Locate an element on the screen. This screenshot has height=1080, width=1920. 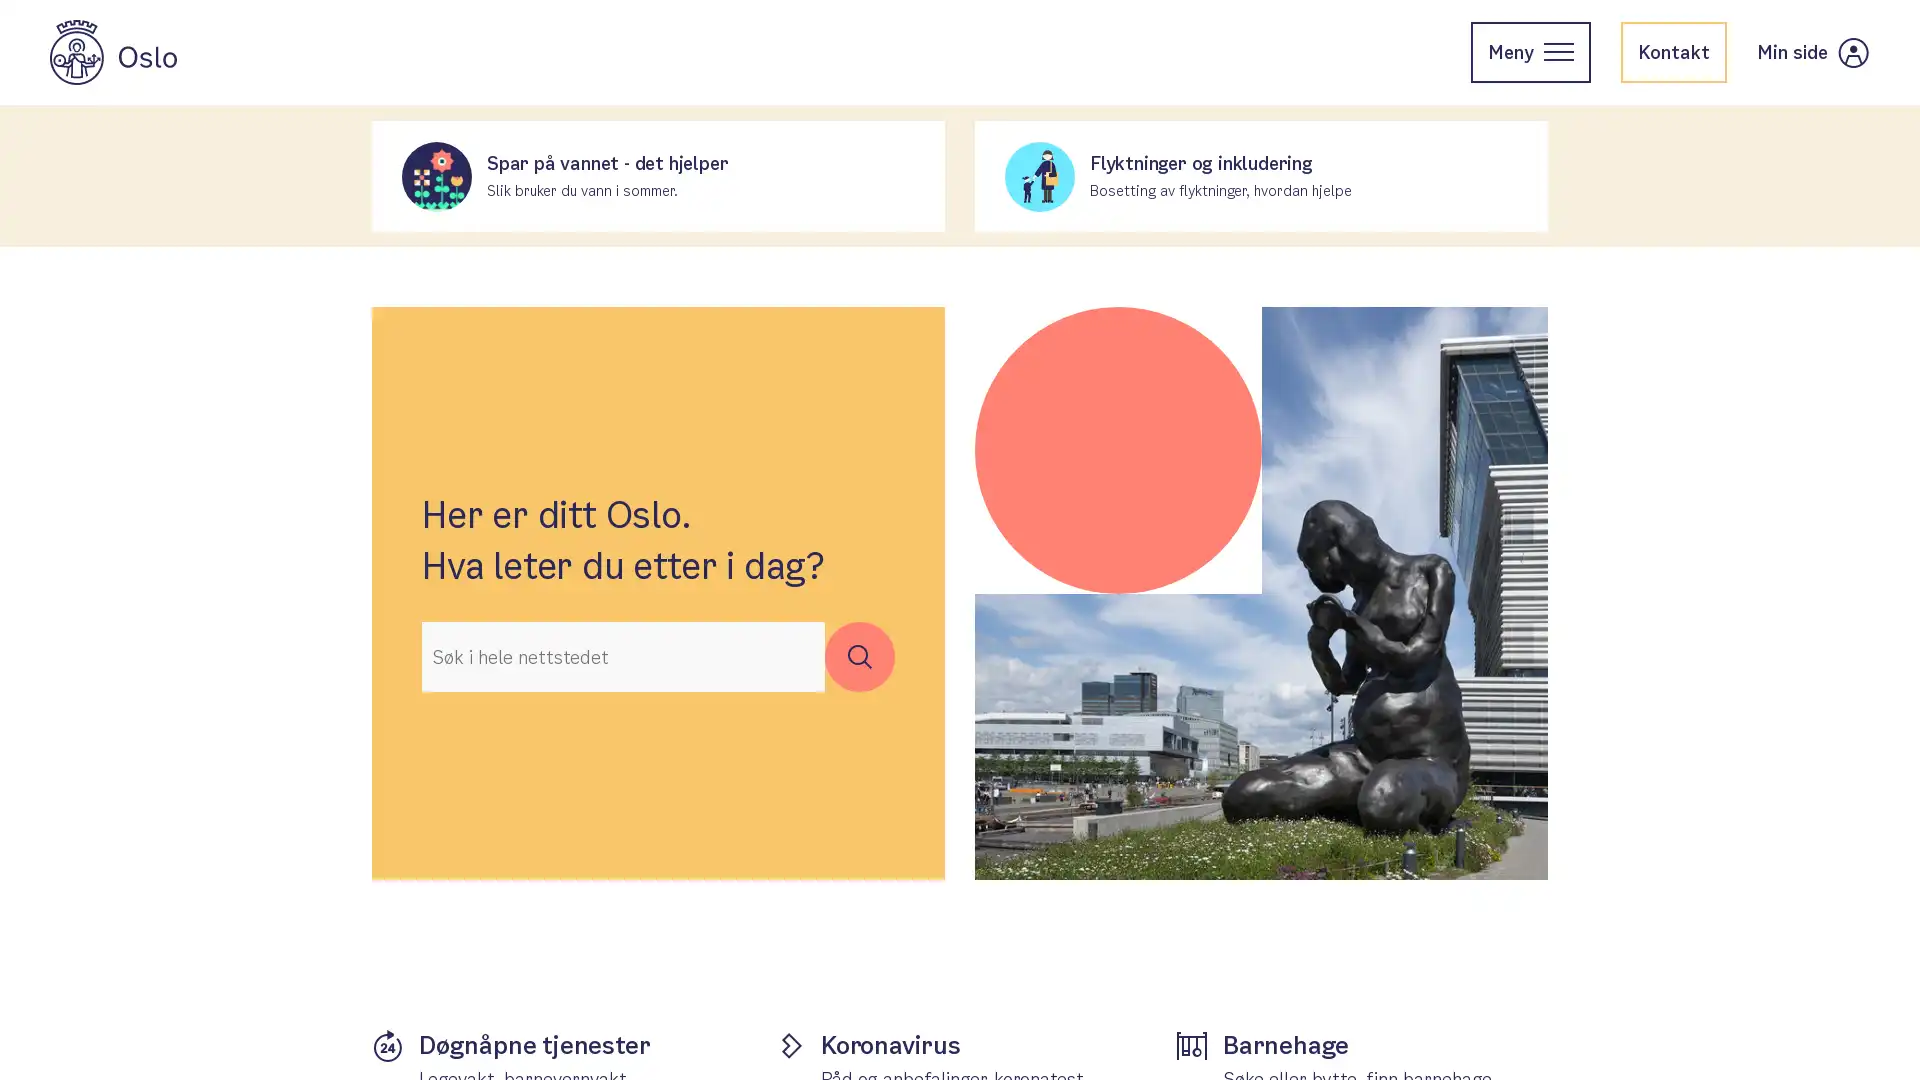
Meny is located at coordinates (1530, 51).